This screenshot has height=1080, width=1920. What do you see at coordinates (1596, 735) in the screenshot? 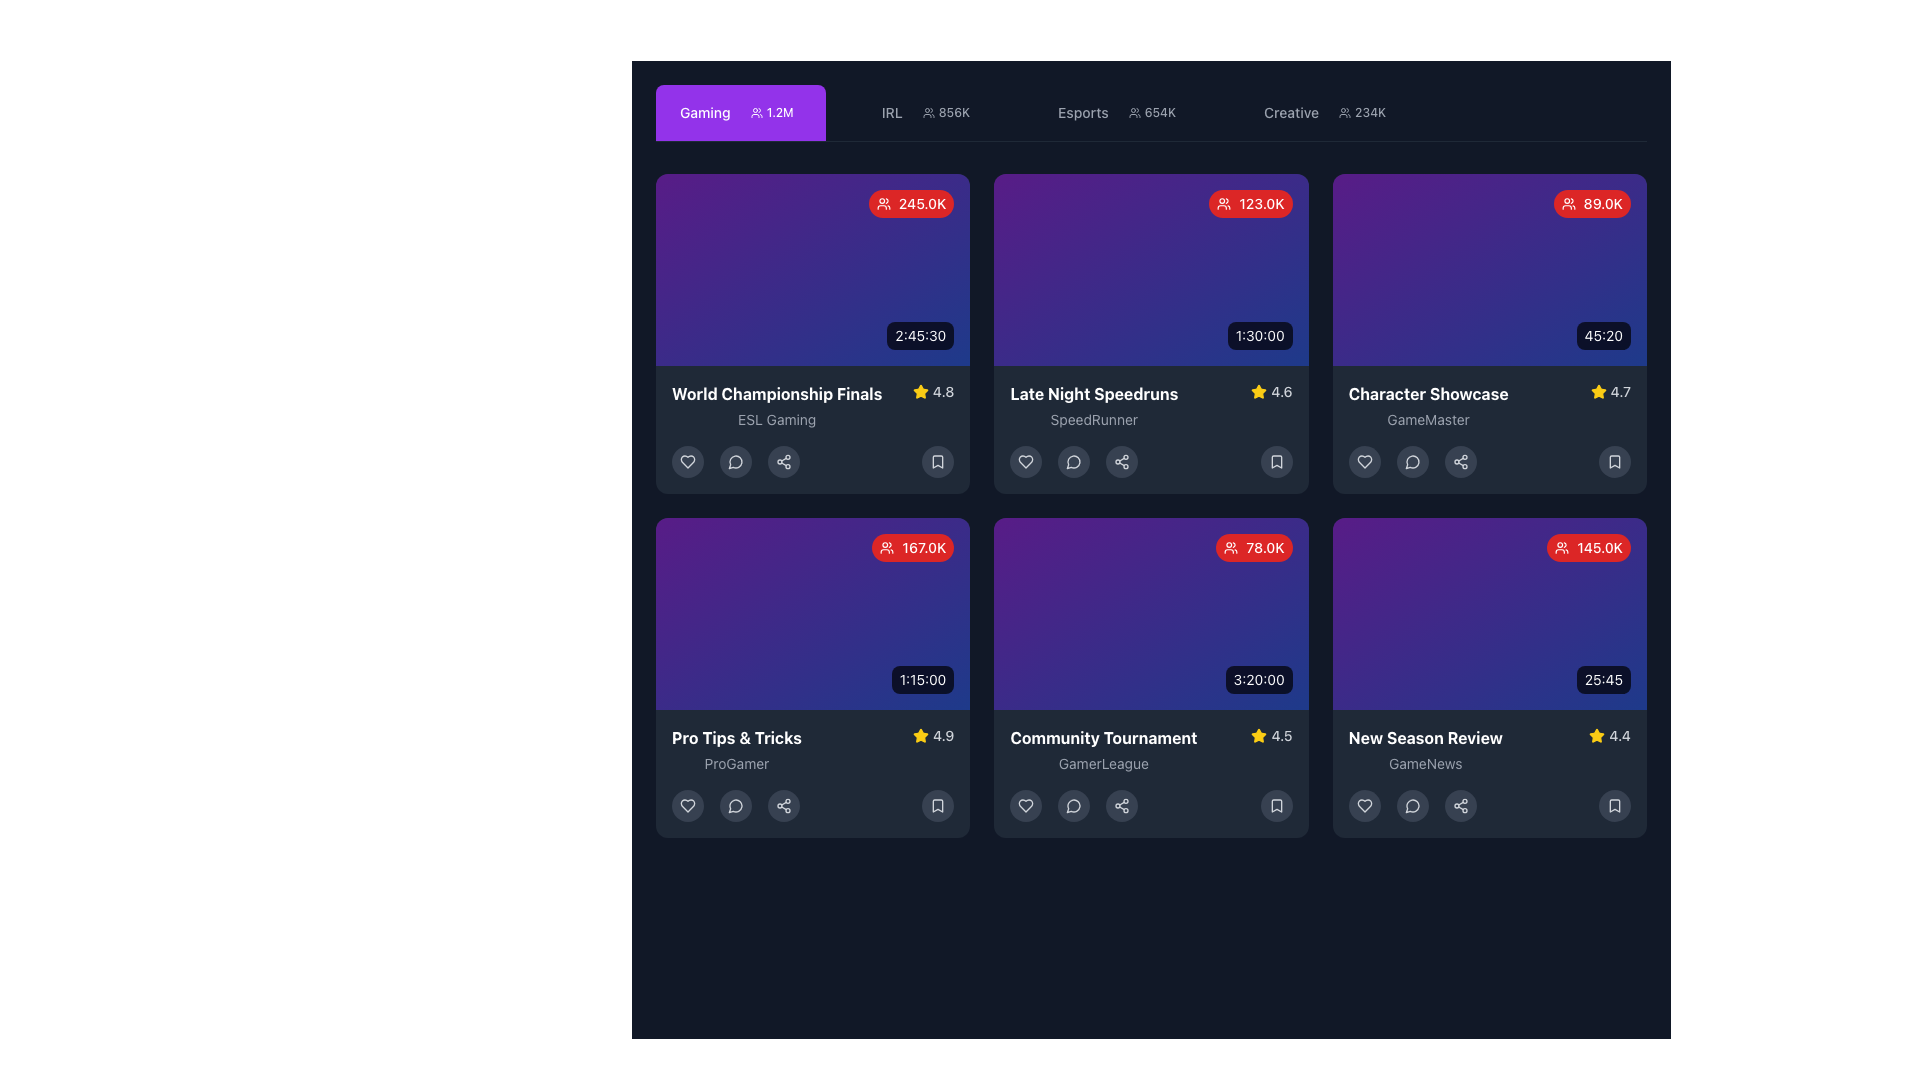
I see `the yellow star-shaped Rating Icon located in the bottom-right card of the displayed grid, next to the numeric rating value '4.4', to interact with it` at bounding box center [1596, 735].